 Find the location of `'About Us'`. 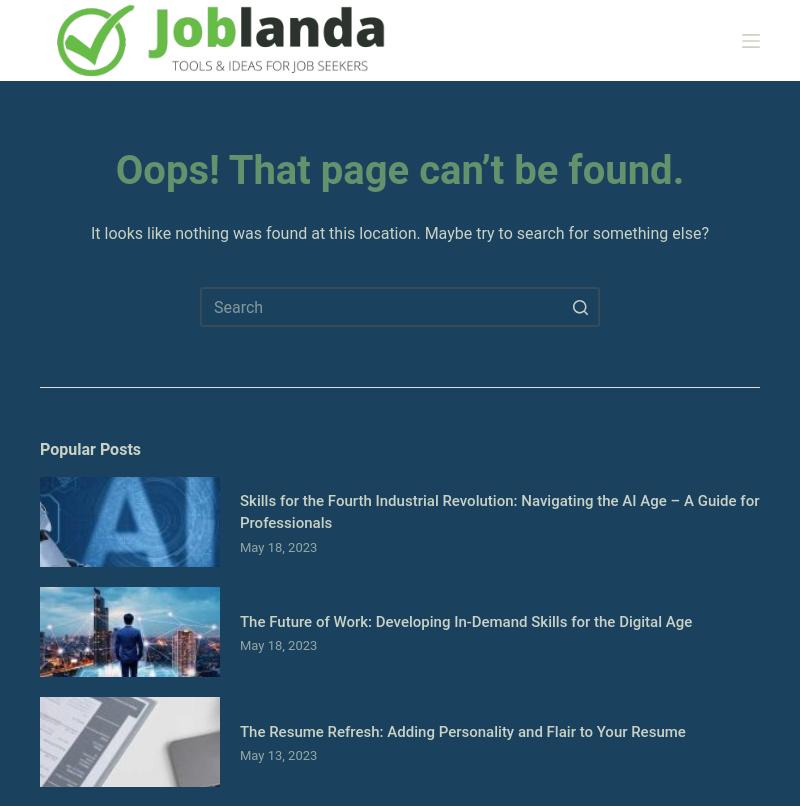

'About Us' is located at coordinates (72, 237).